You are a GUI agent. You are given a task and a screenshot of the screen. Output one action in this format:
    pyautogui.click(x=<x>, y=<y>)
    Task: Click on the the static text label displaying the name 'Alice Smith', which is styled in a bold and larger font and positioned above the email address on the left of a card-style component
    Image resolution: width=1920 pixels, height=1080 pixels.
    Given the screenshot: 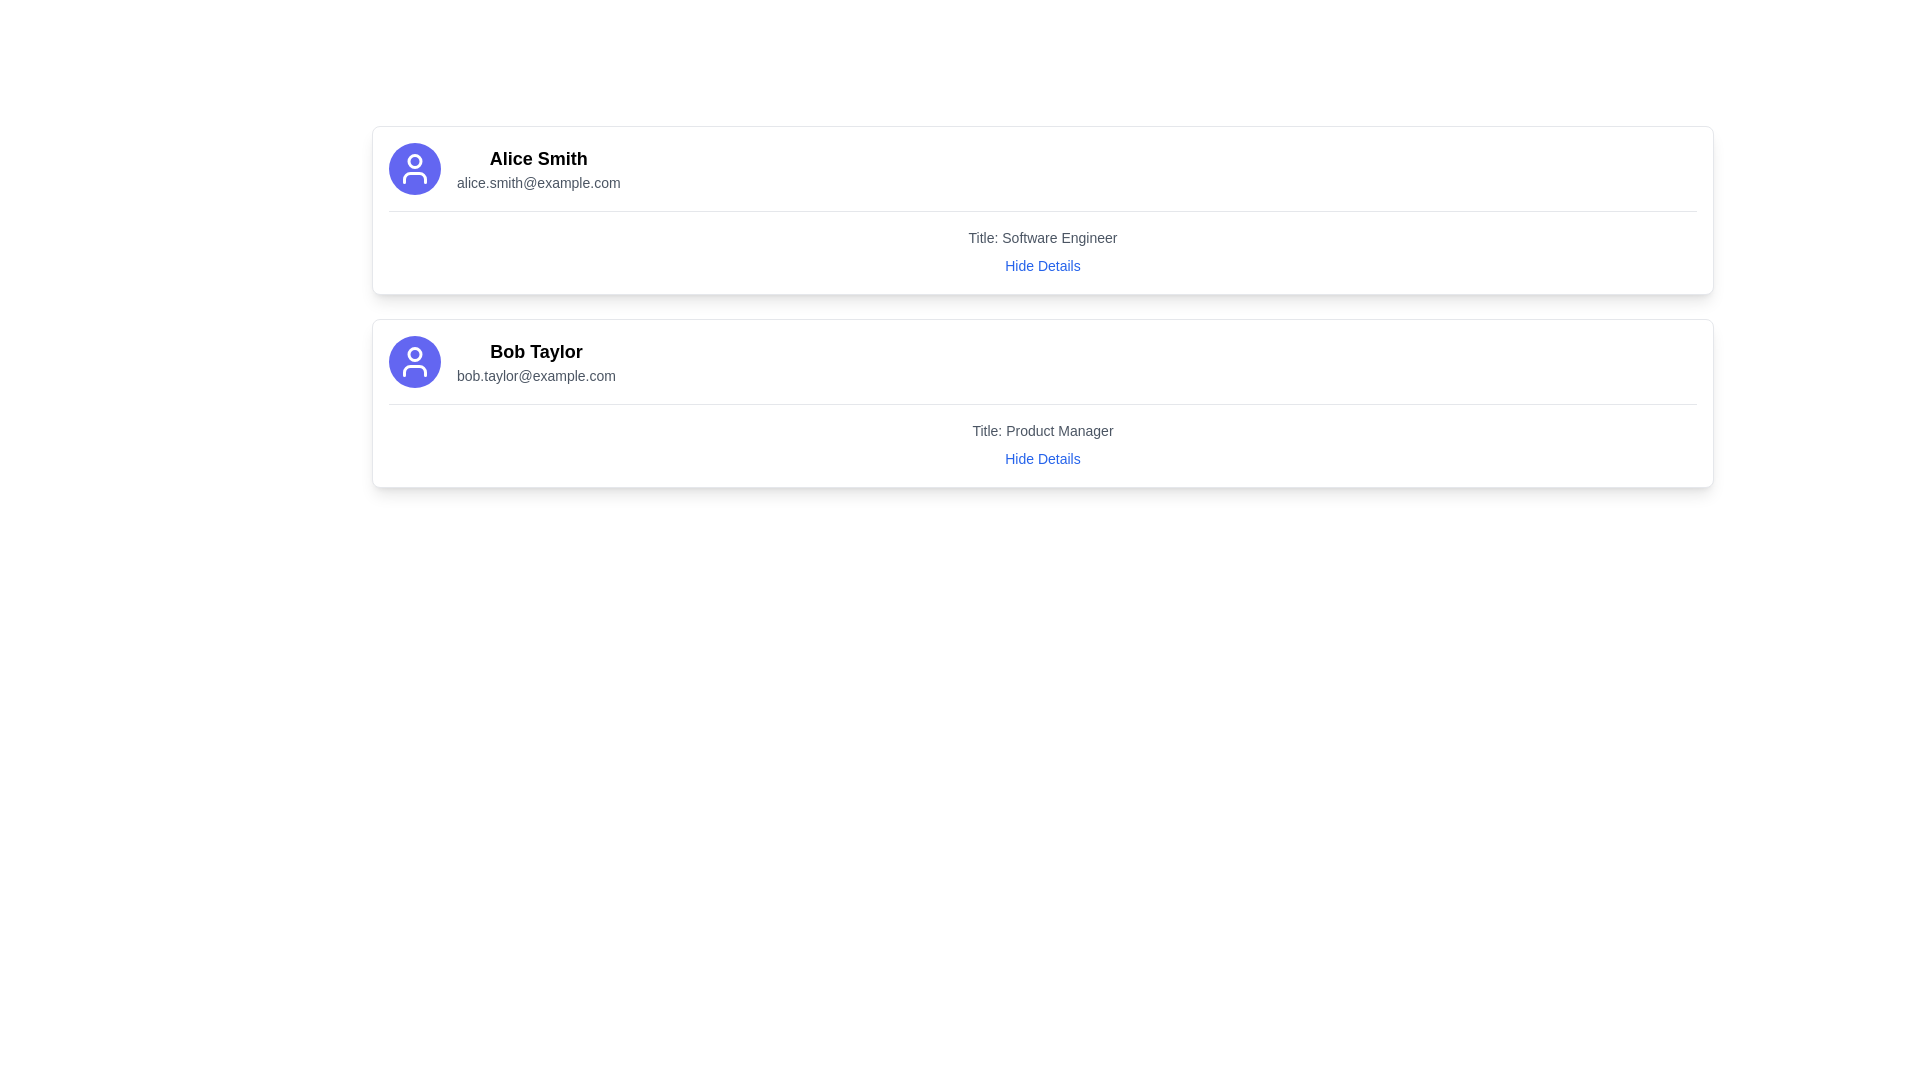 What is the action you would take?
    pyautogui.click(x=538, y=157)
    